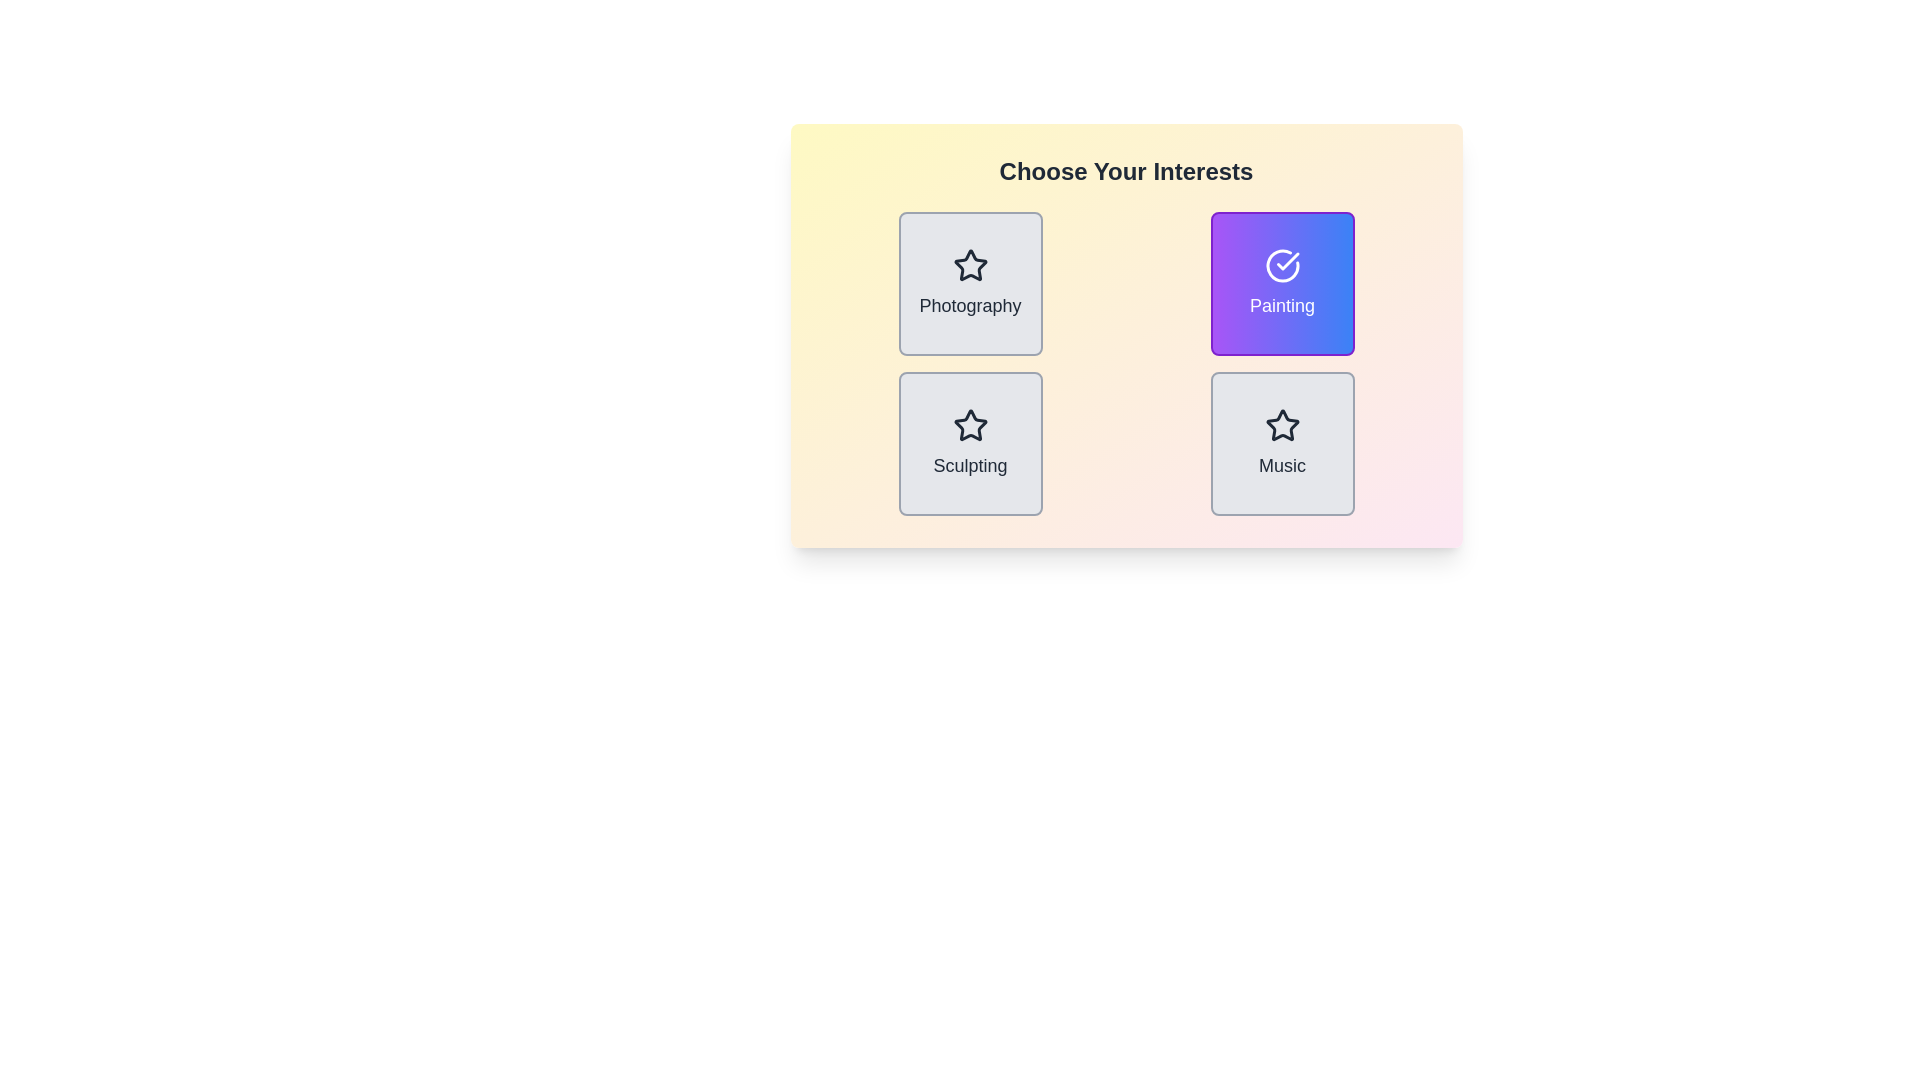 This screenshot has height=1080, width=1920. I want to click on the item labeled Painting by clicking its button, so click(1282, 284).